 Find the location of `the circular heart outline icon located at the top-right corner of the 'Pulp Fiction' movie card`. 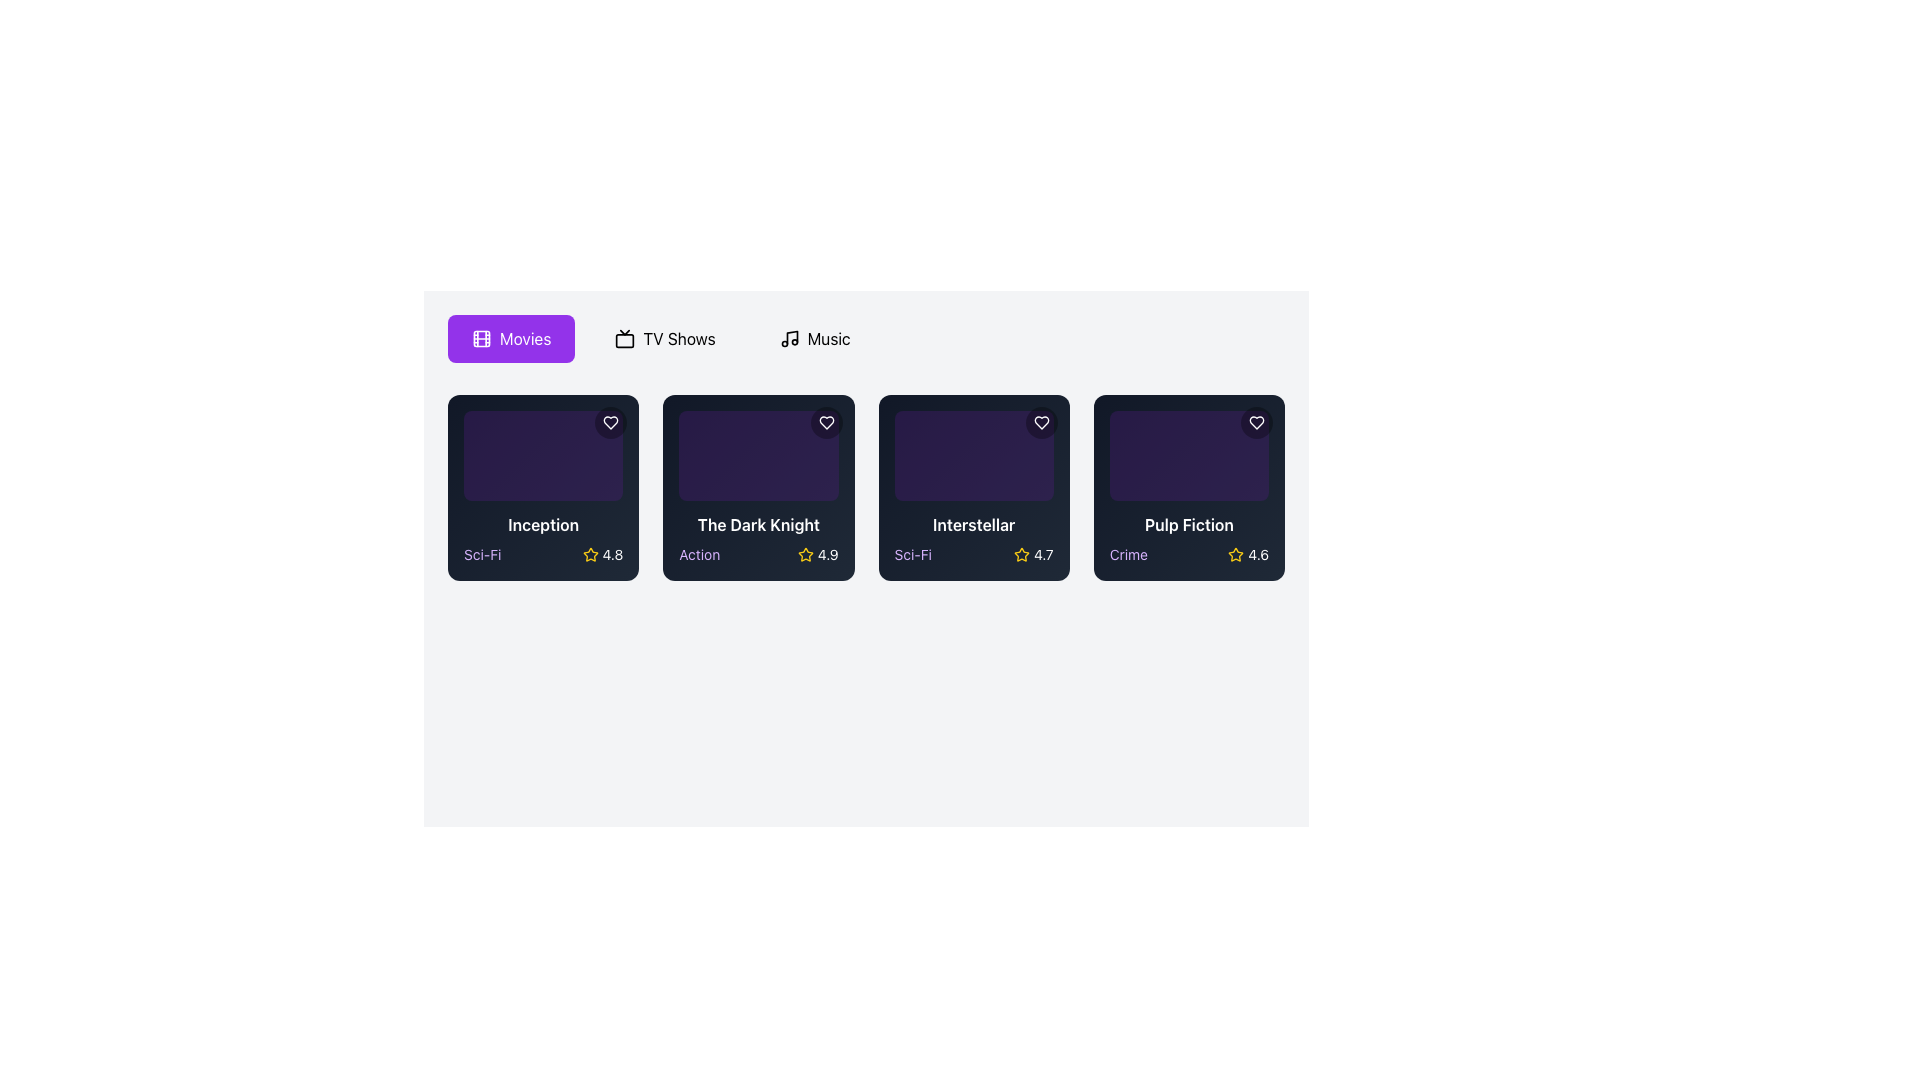

the circular heart outline icon located at the top-right corner of the 'Pulp Fiction' movie card is located at coordinates (1256, 422).